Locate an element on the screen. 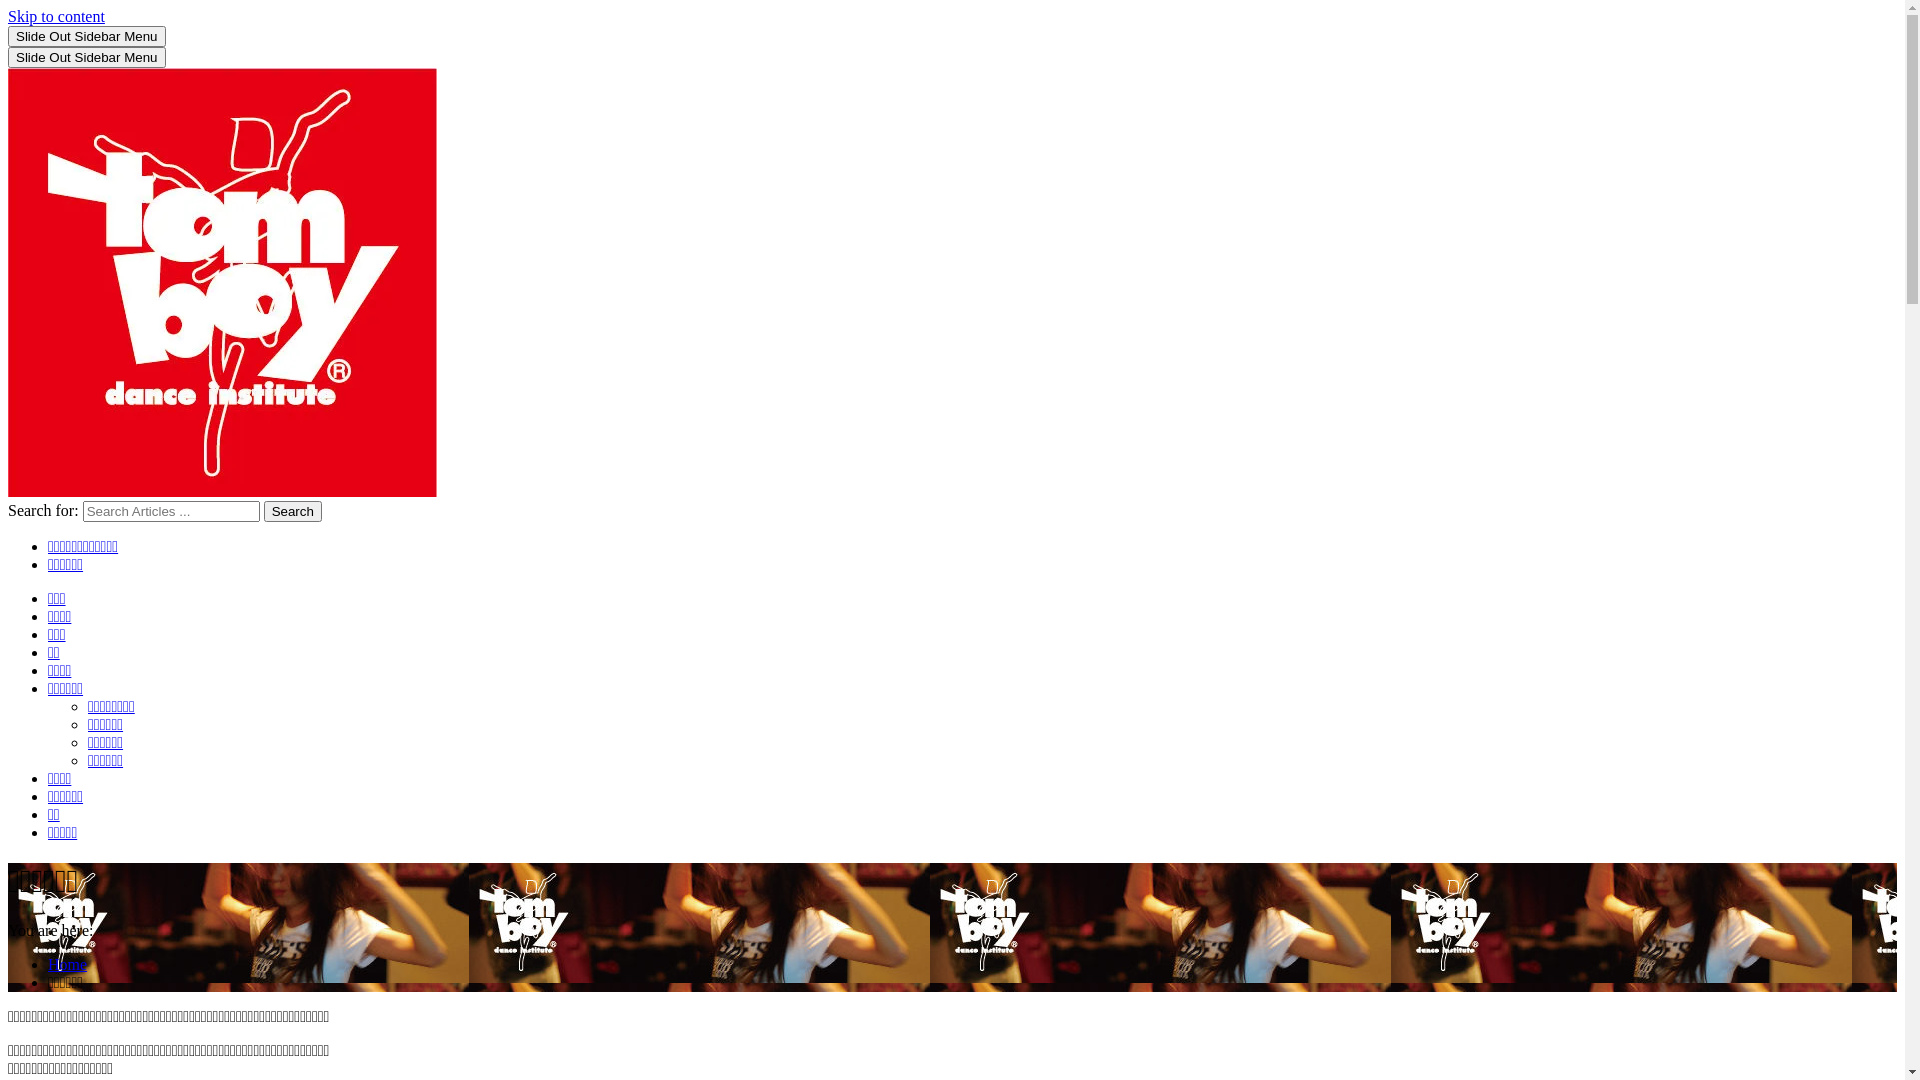 This screenshot has width=1920, height=1080. 'Search' is located at coordinates (291, 510).